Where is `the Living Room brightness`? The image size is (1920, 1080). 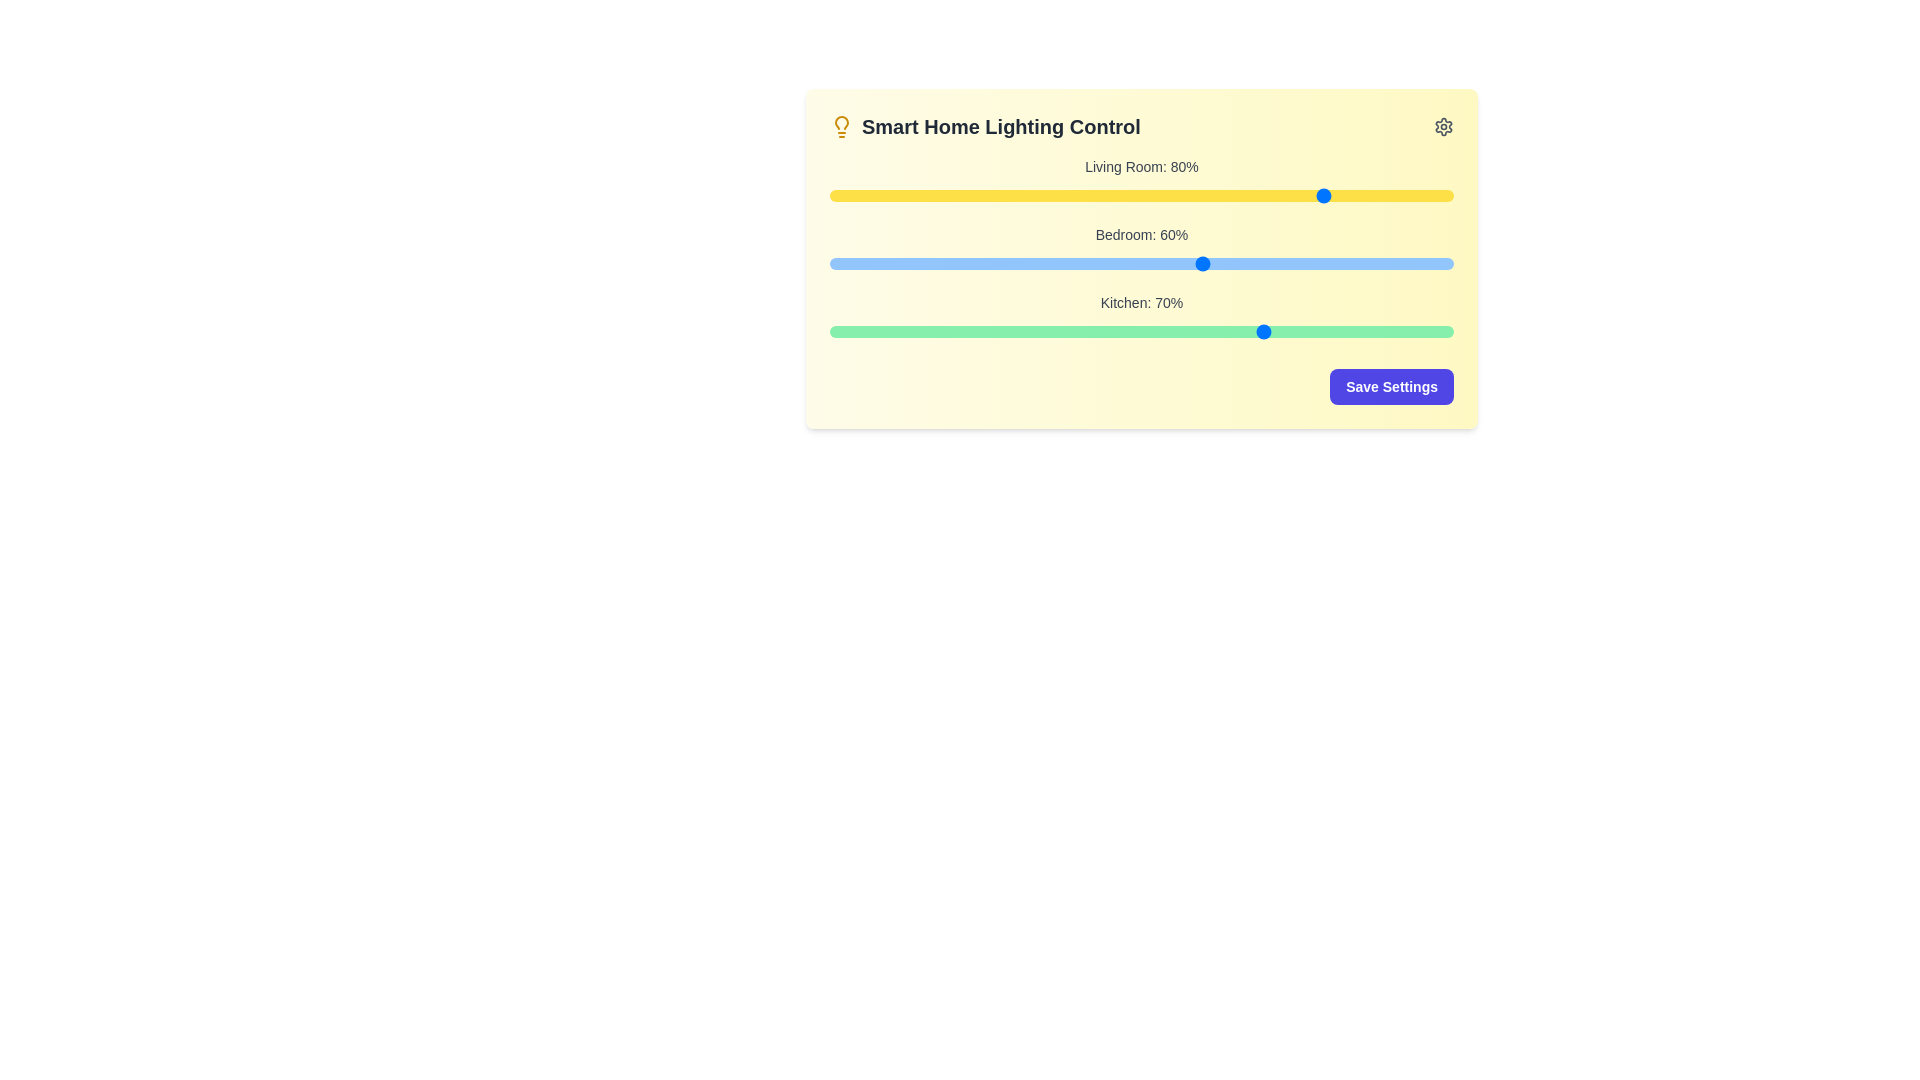
the Living Room brightness is located at coordinates (1135, 196).